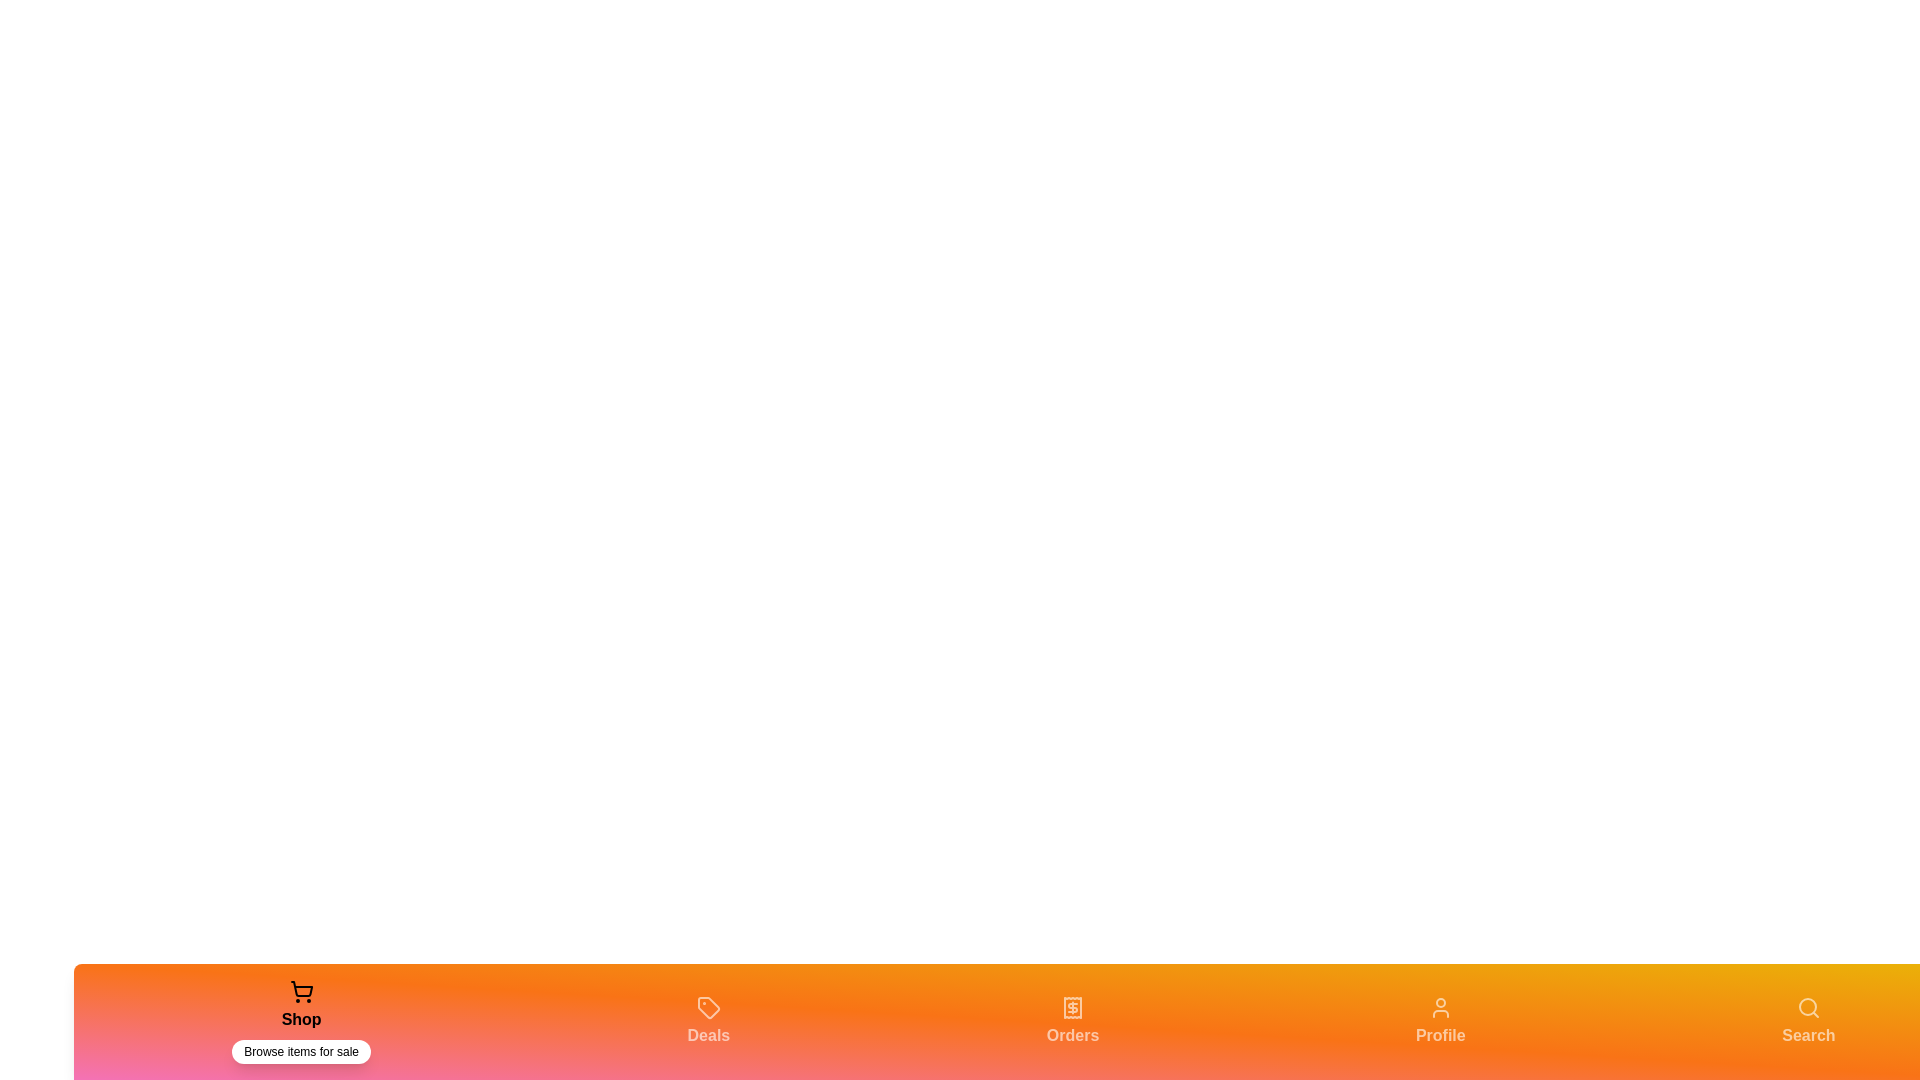 The width and height of the screenshot is (1920, 1080). Describe the element at coordinates (1072, 1022) in the screenshot. I see `the Orders tab in the bottom navigation bar` at that location.